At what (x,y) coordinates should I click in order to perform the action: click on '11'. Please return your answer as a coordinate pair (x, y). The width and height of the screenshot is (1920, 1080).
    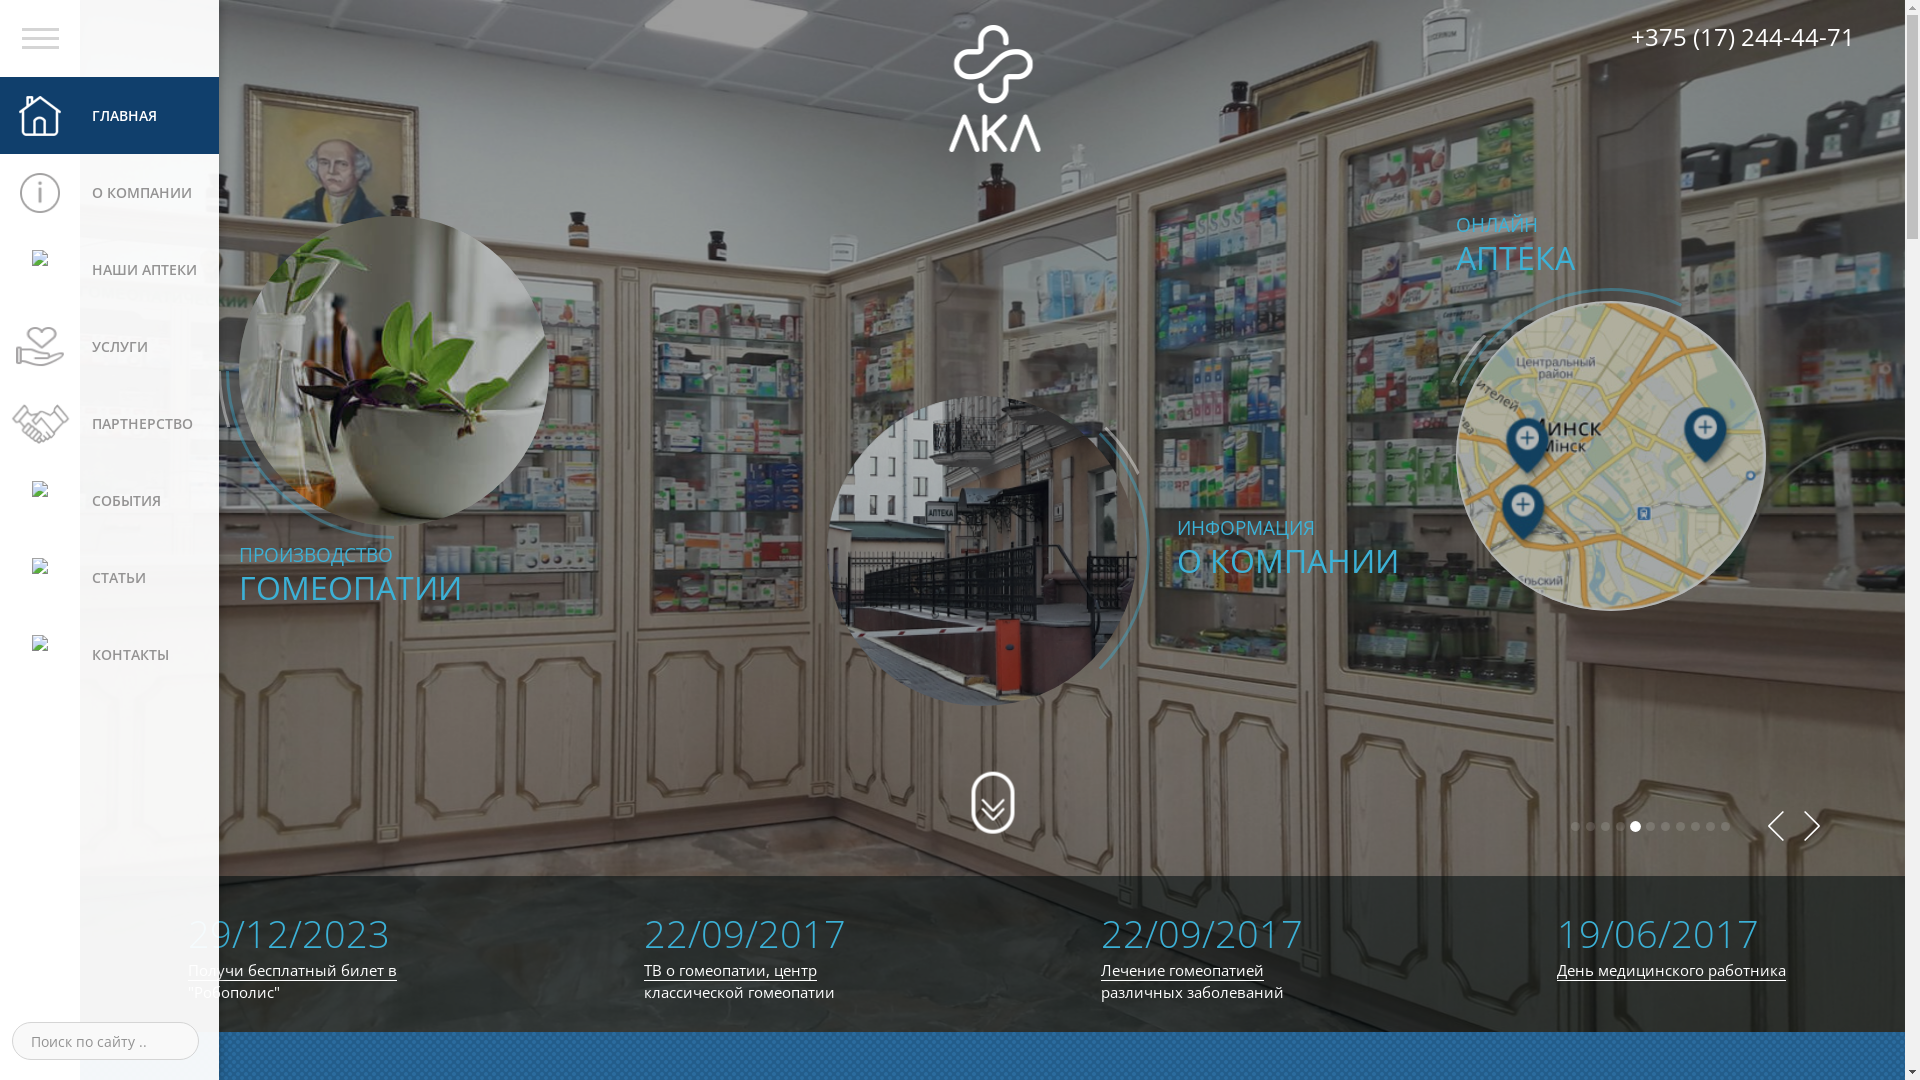
    Looking at the image, I should click on (1724, 826).